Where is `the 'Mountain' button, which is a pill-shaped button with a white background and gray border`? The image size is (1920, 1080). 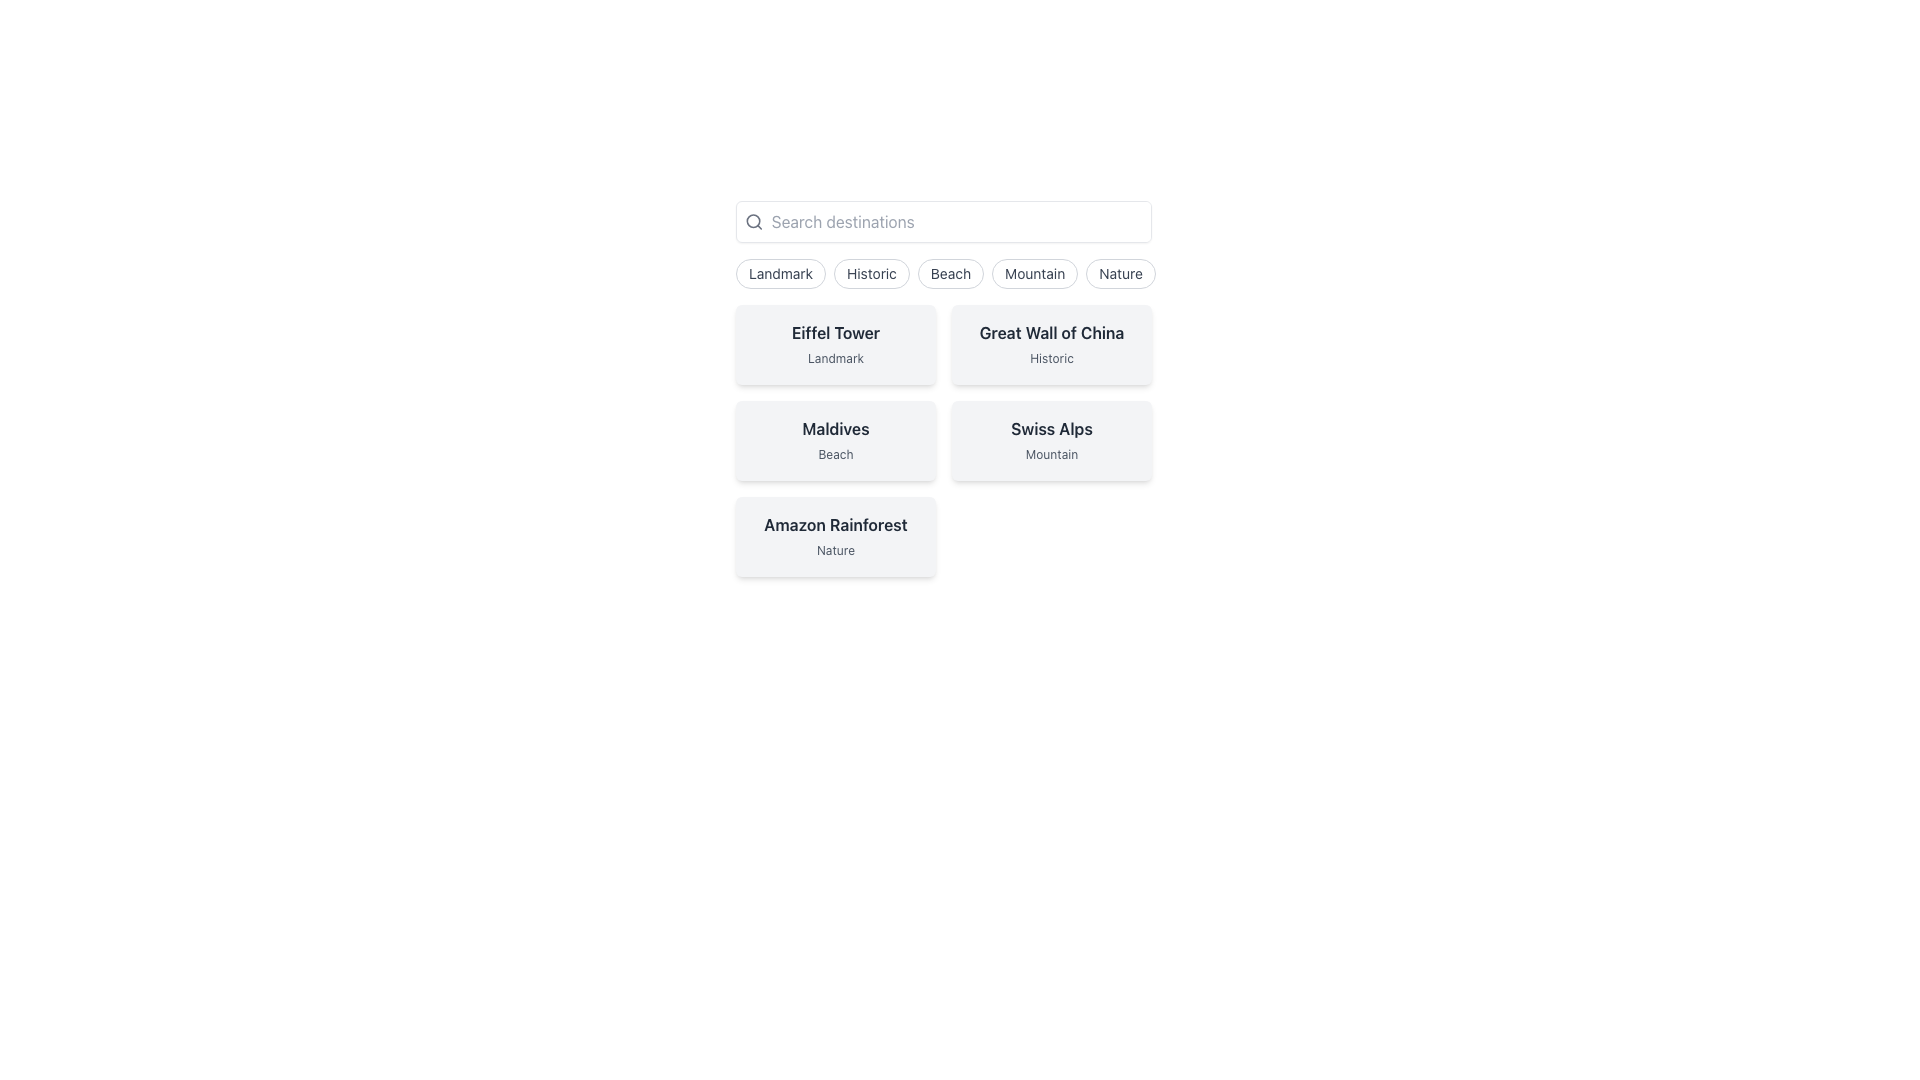
the 'Mountain' button, which is a pill-shaped button with a white background and gray border is located at coordinates (1035, 273).